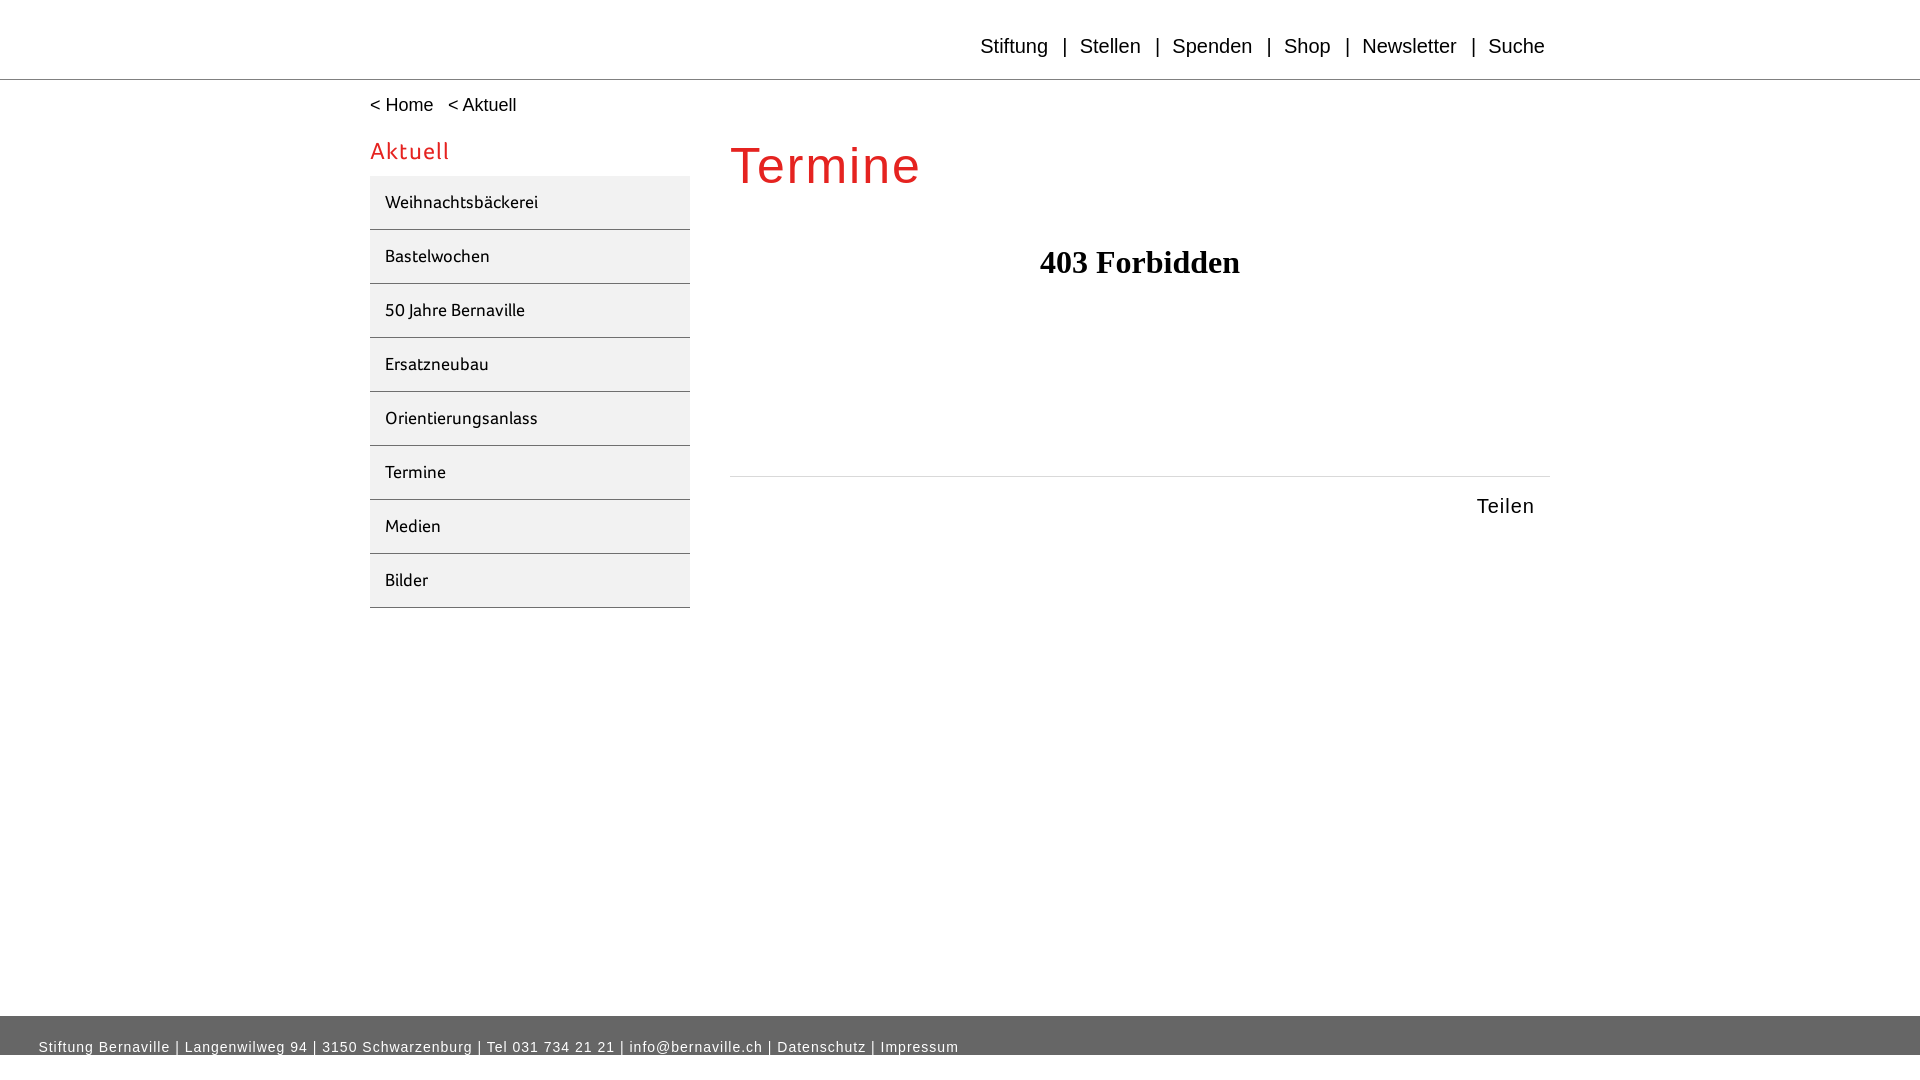 The image size is (1920, 1080). Describe the element at coordinates (529, 365) in the screenshot. I see `'Ersatzneubau'` at that location.